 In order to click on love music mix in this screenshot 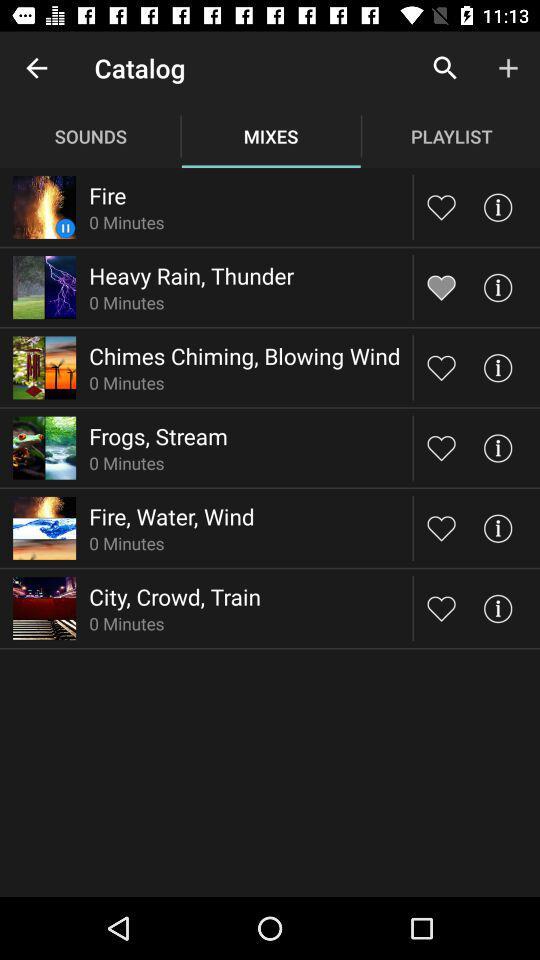, I will do `click(441, 607)`.